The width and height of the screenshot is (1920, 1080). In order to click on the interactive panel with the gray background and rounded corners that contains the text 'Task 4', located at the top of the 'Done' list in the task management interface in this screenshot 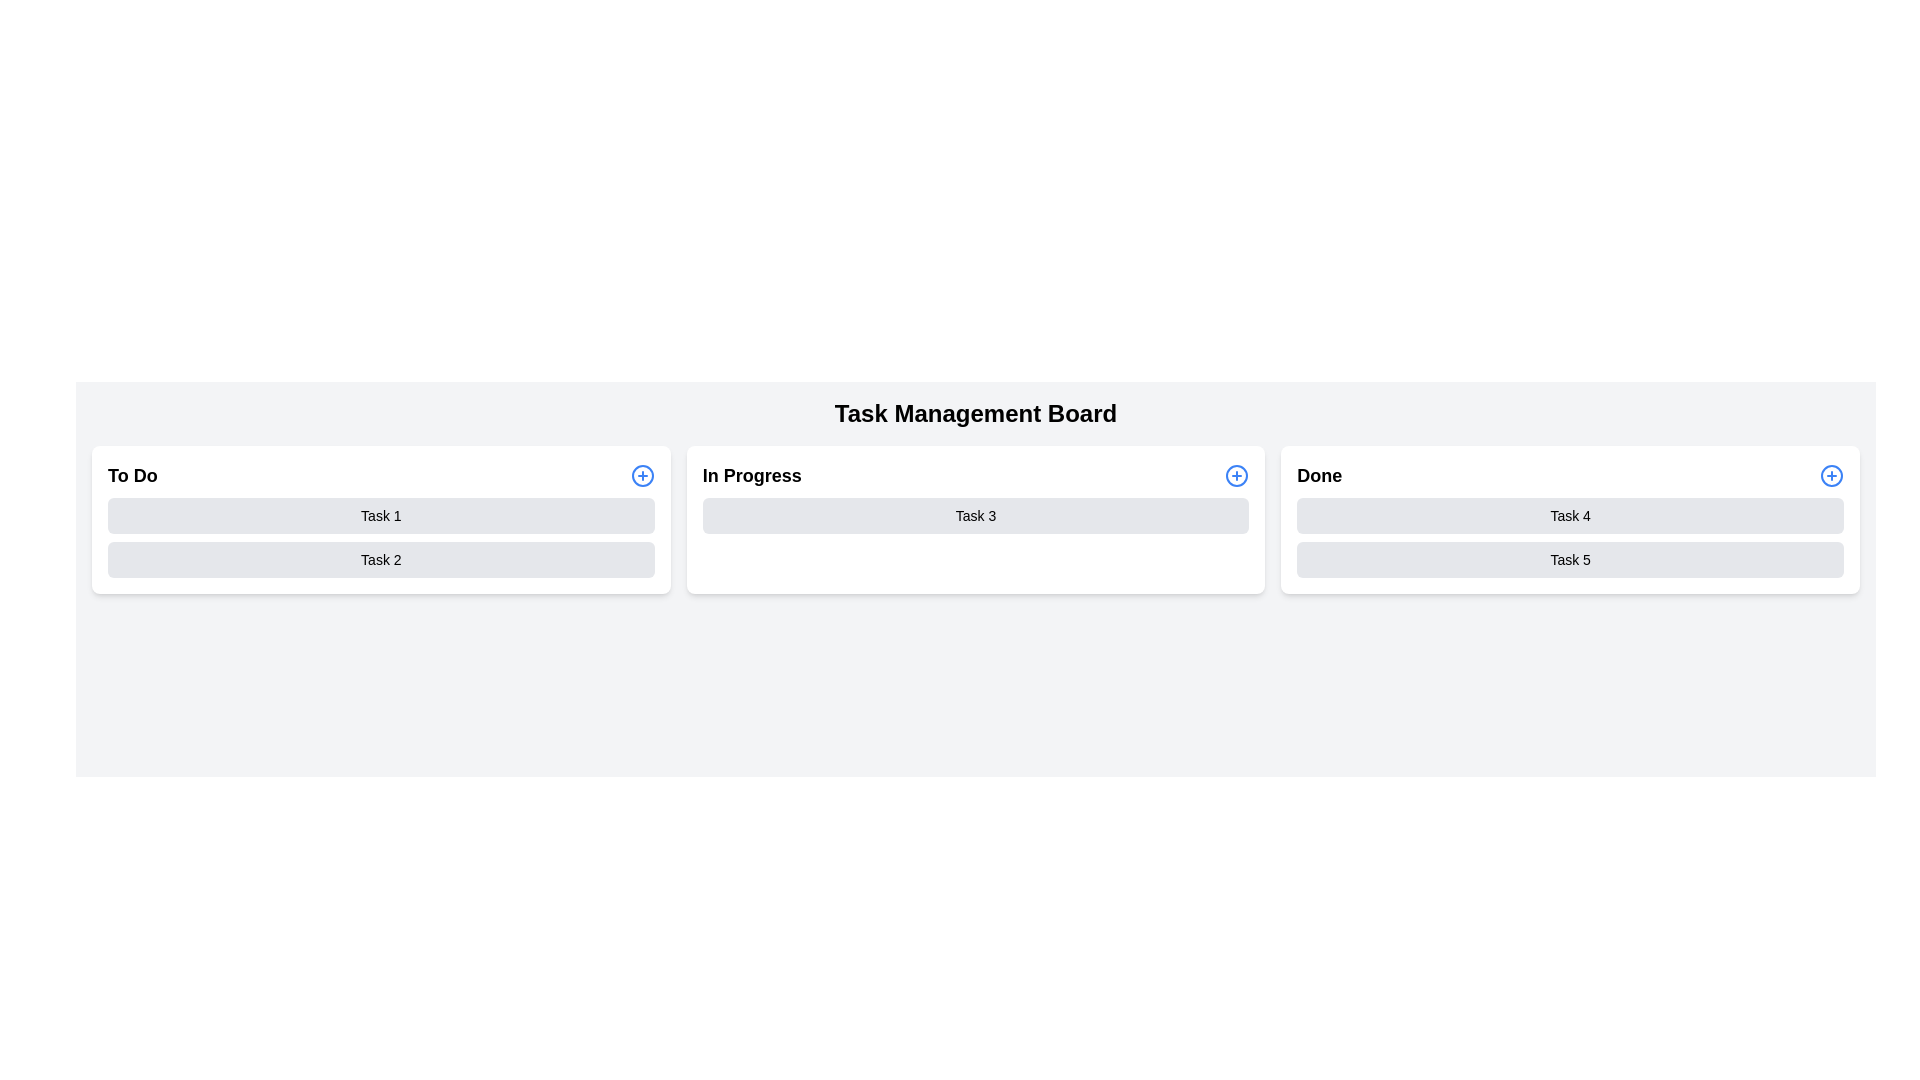, I will do `click(1569, 515)`.